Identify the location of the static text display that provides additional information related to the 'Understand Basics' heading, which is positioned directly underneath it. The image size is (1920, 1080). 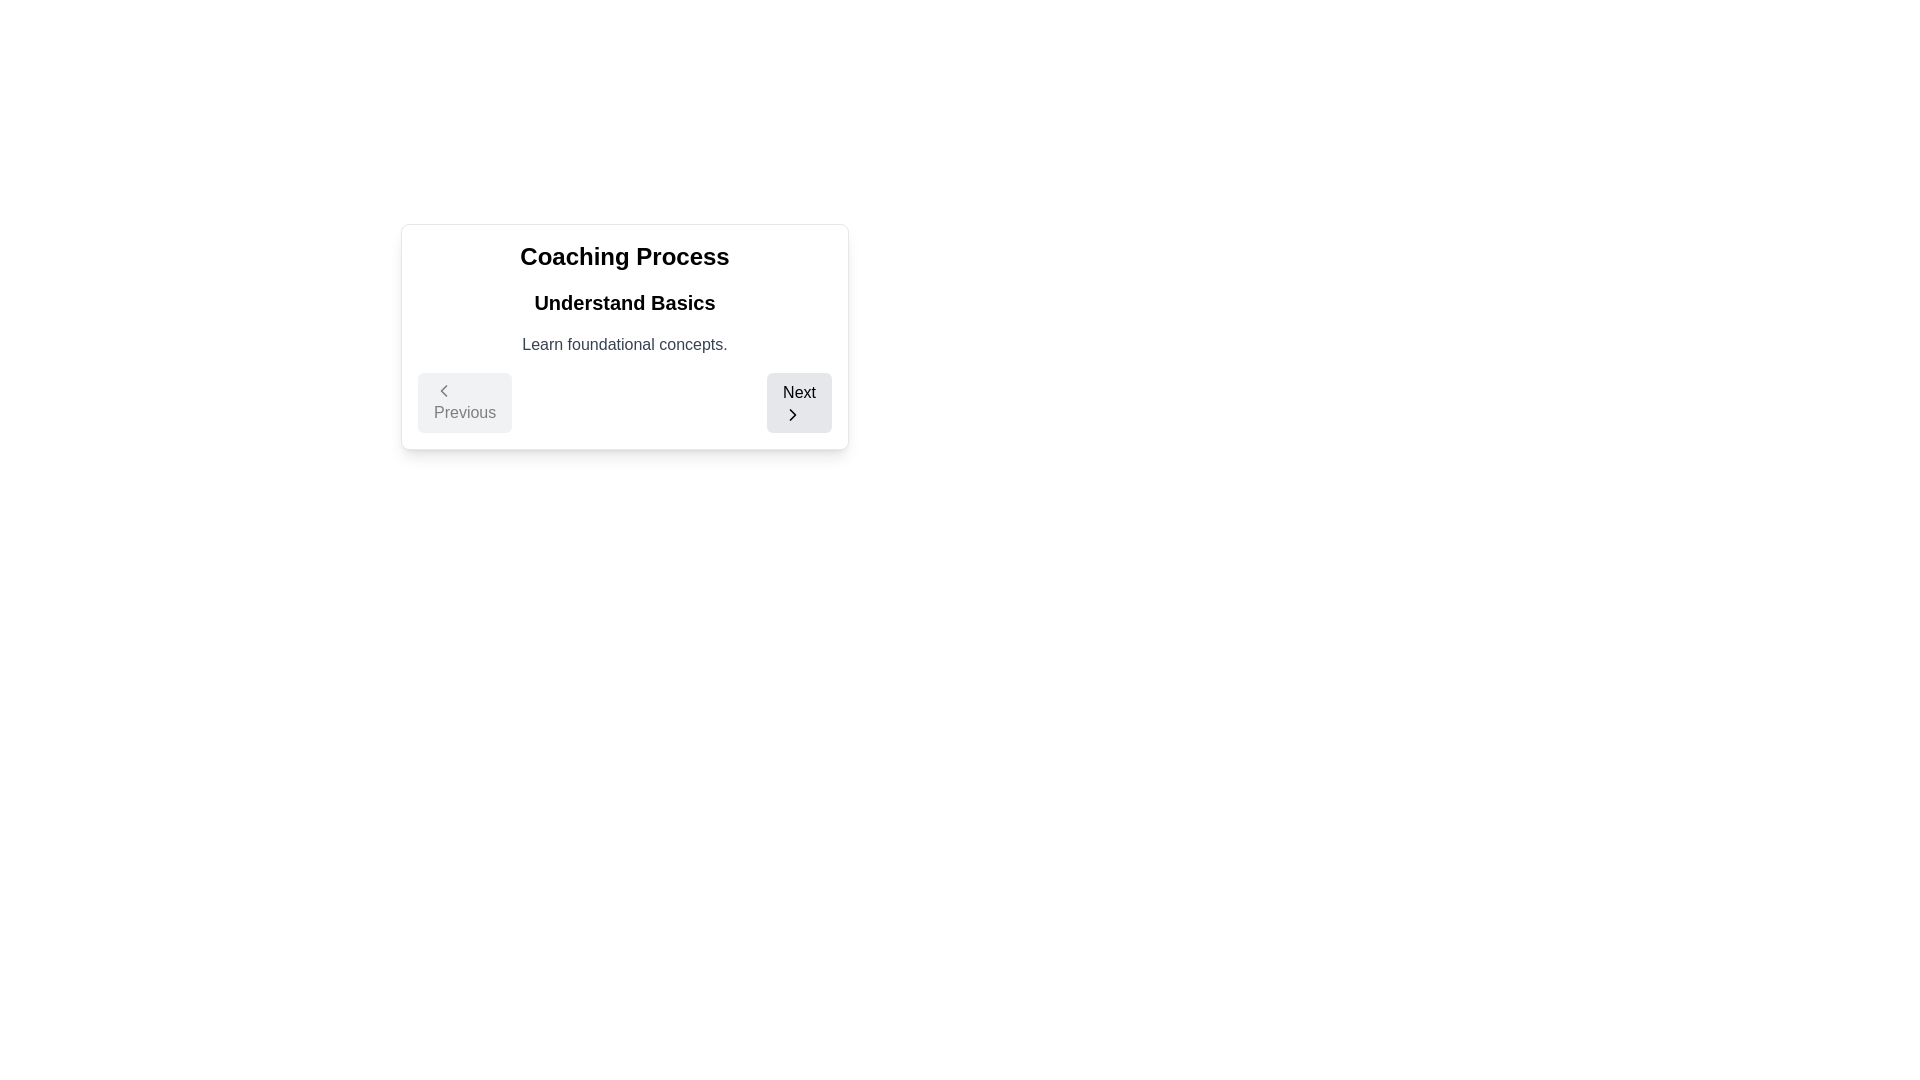
(623, 343).